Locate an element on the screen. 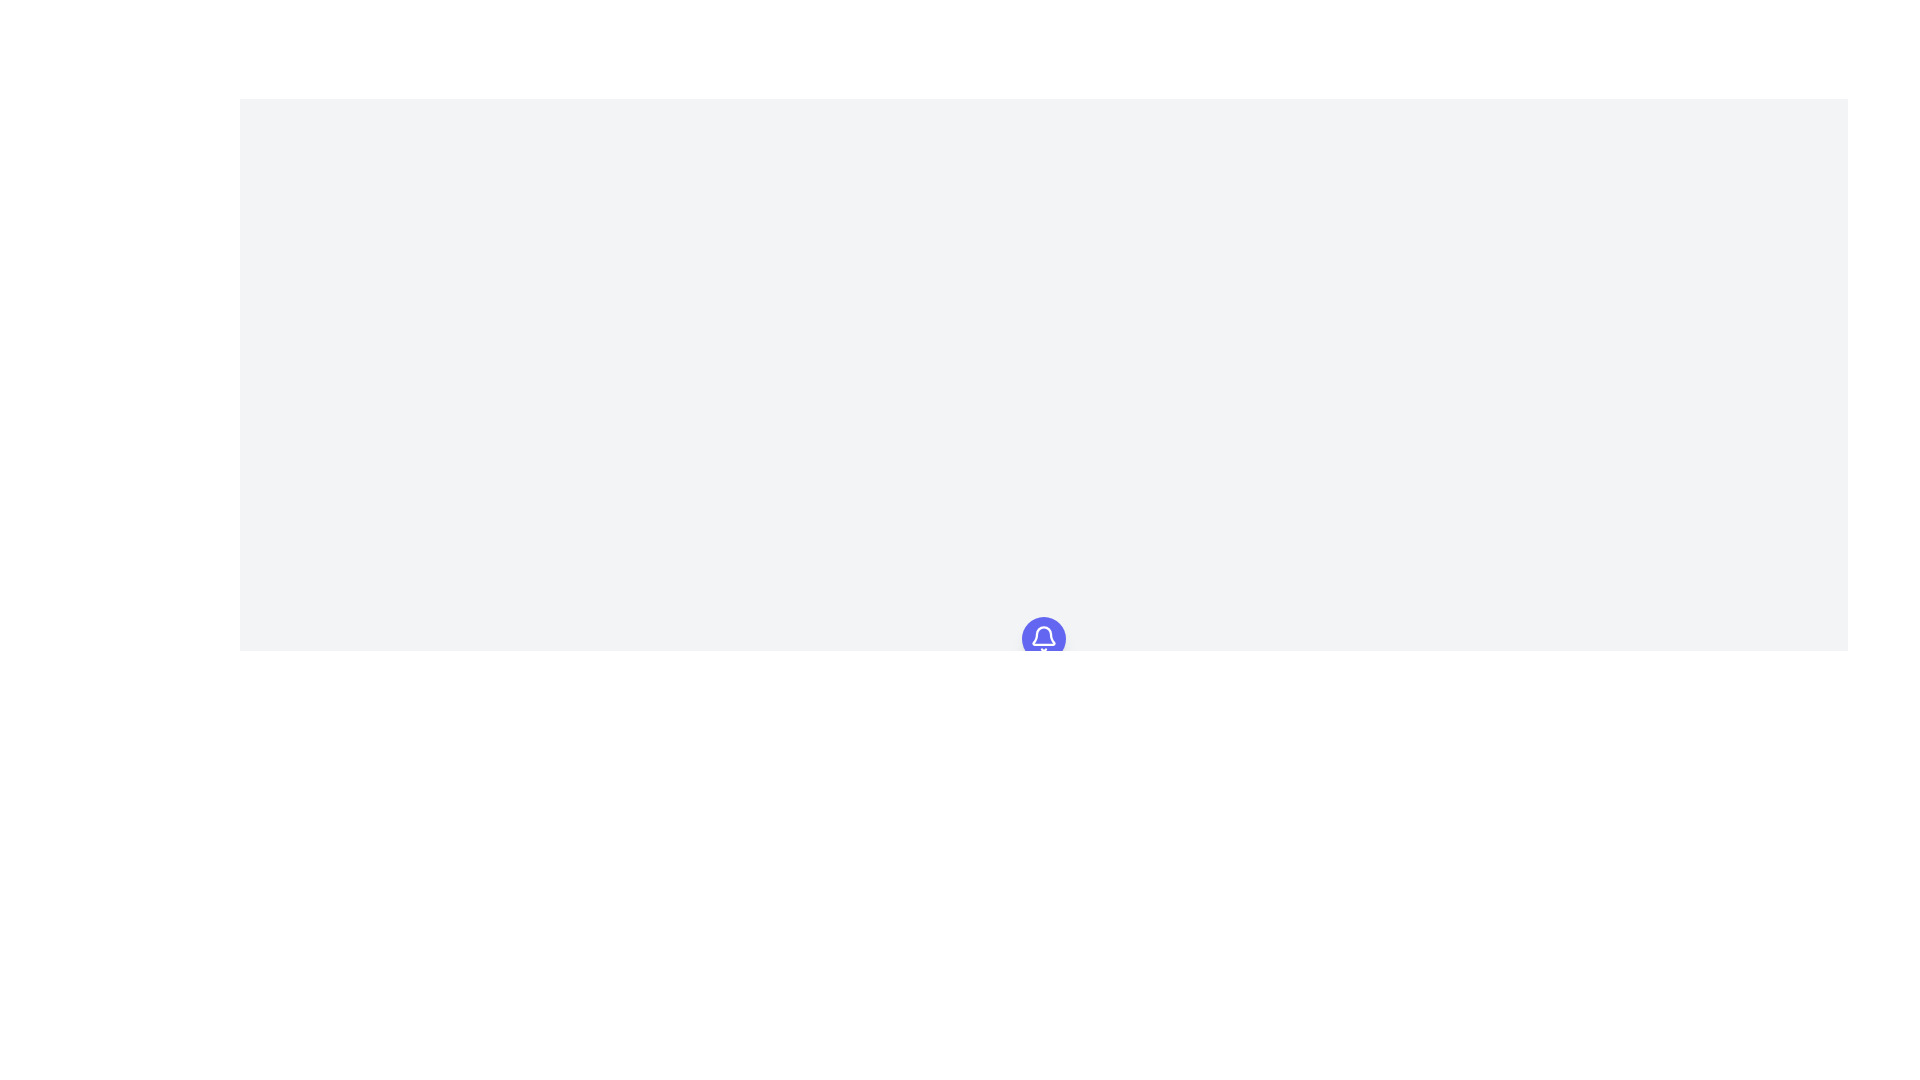 This screenshot has height=1080, width=1920. the notification SVG icon located within the rounded button at the bottom center of the user interface is located at coordinates (1042, 639).